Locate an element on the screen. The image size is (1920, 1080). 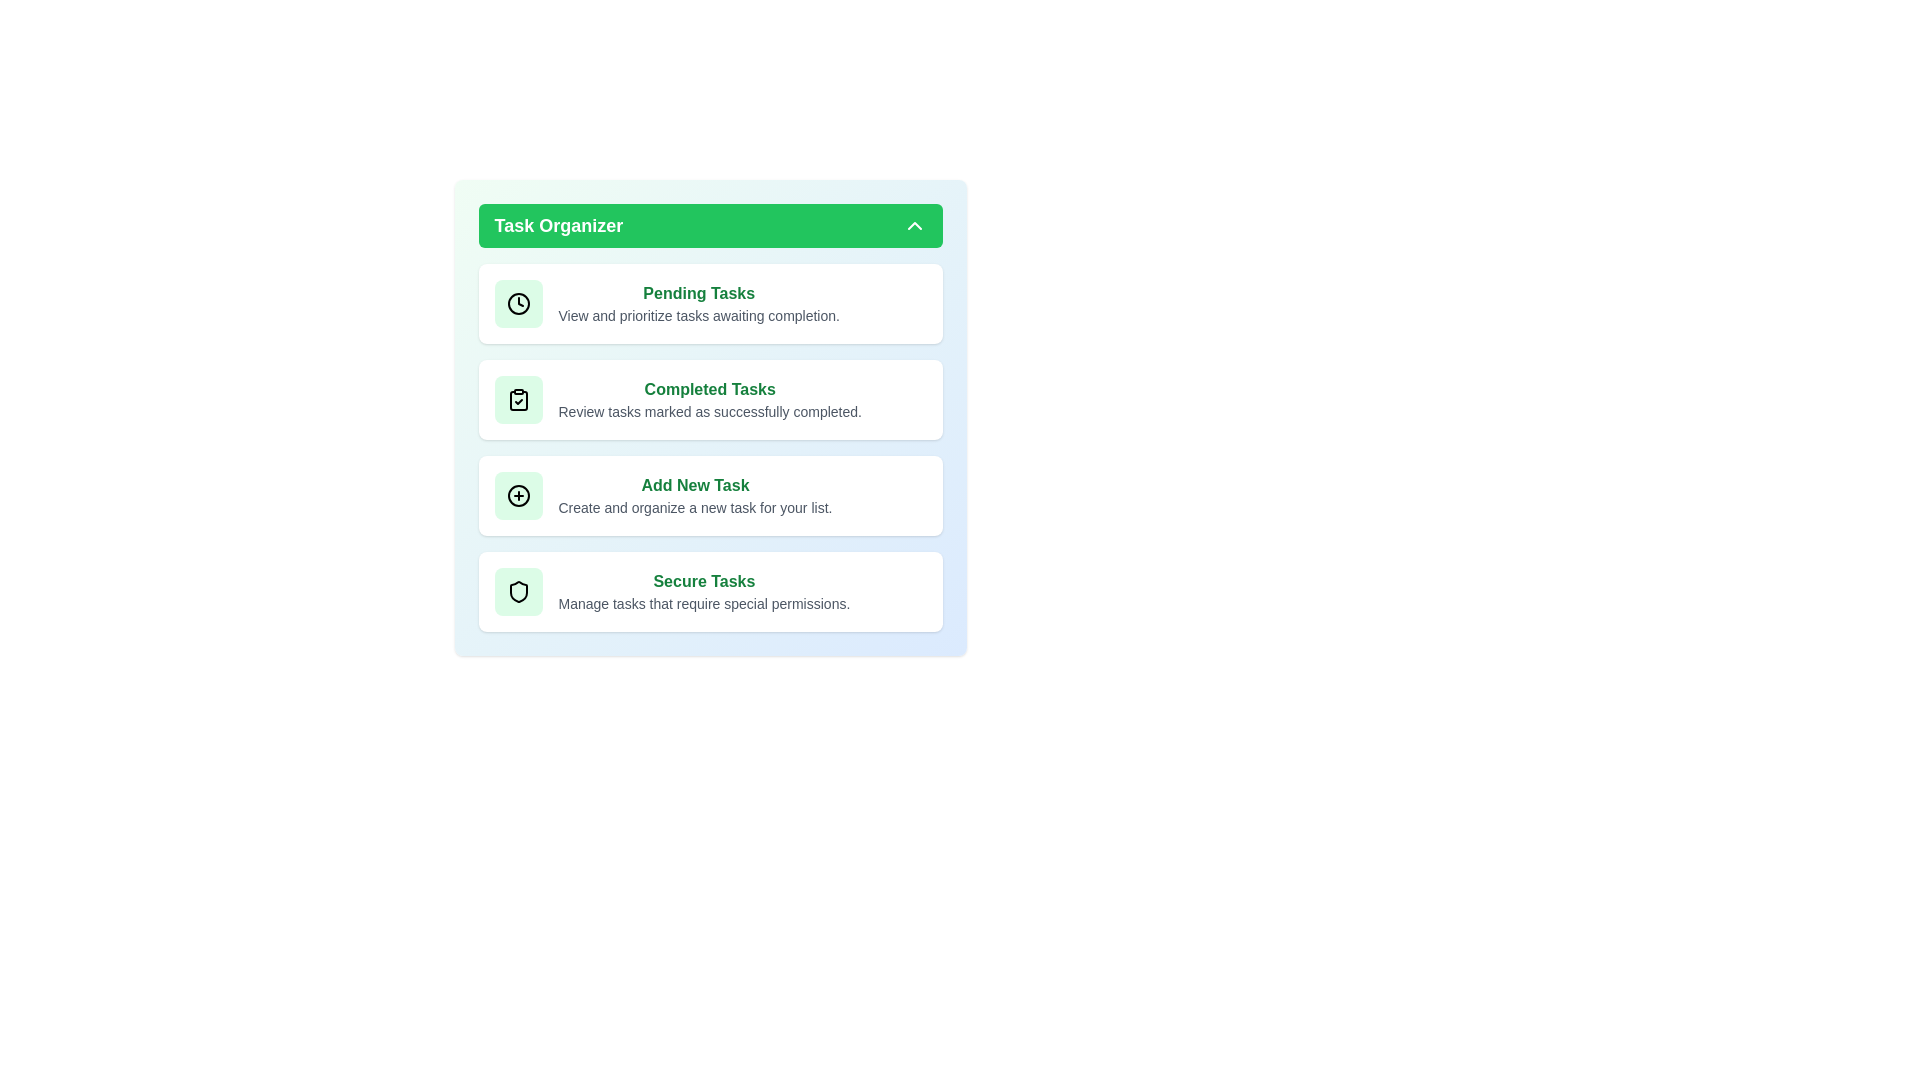
the 'Secure Tasks' card to view or manage secure tasks is located at coordinates (710, 590).